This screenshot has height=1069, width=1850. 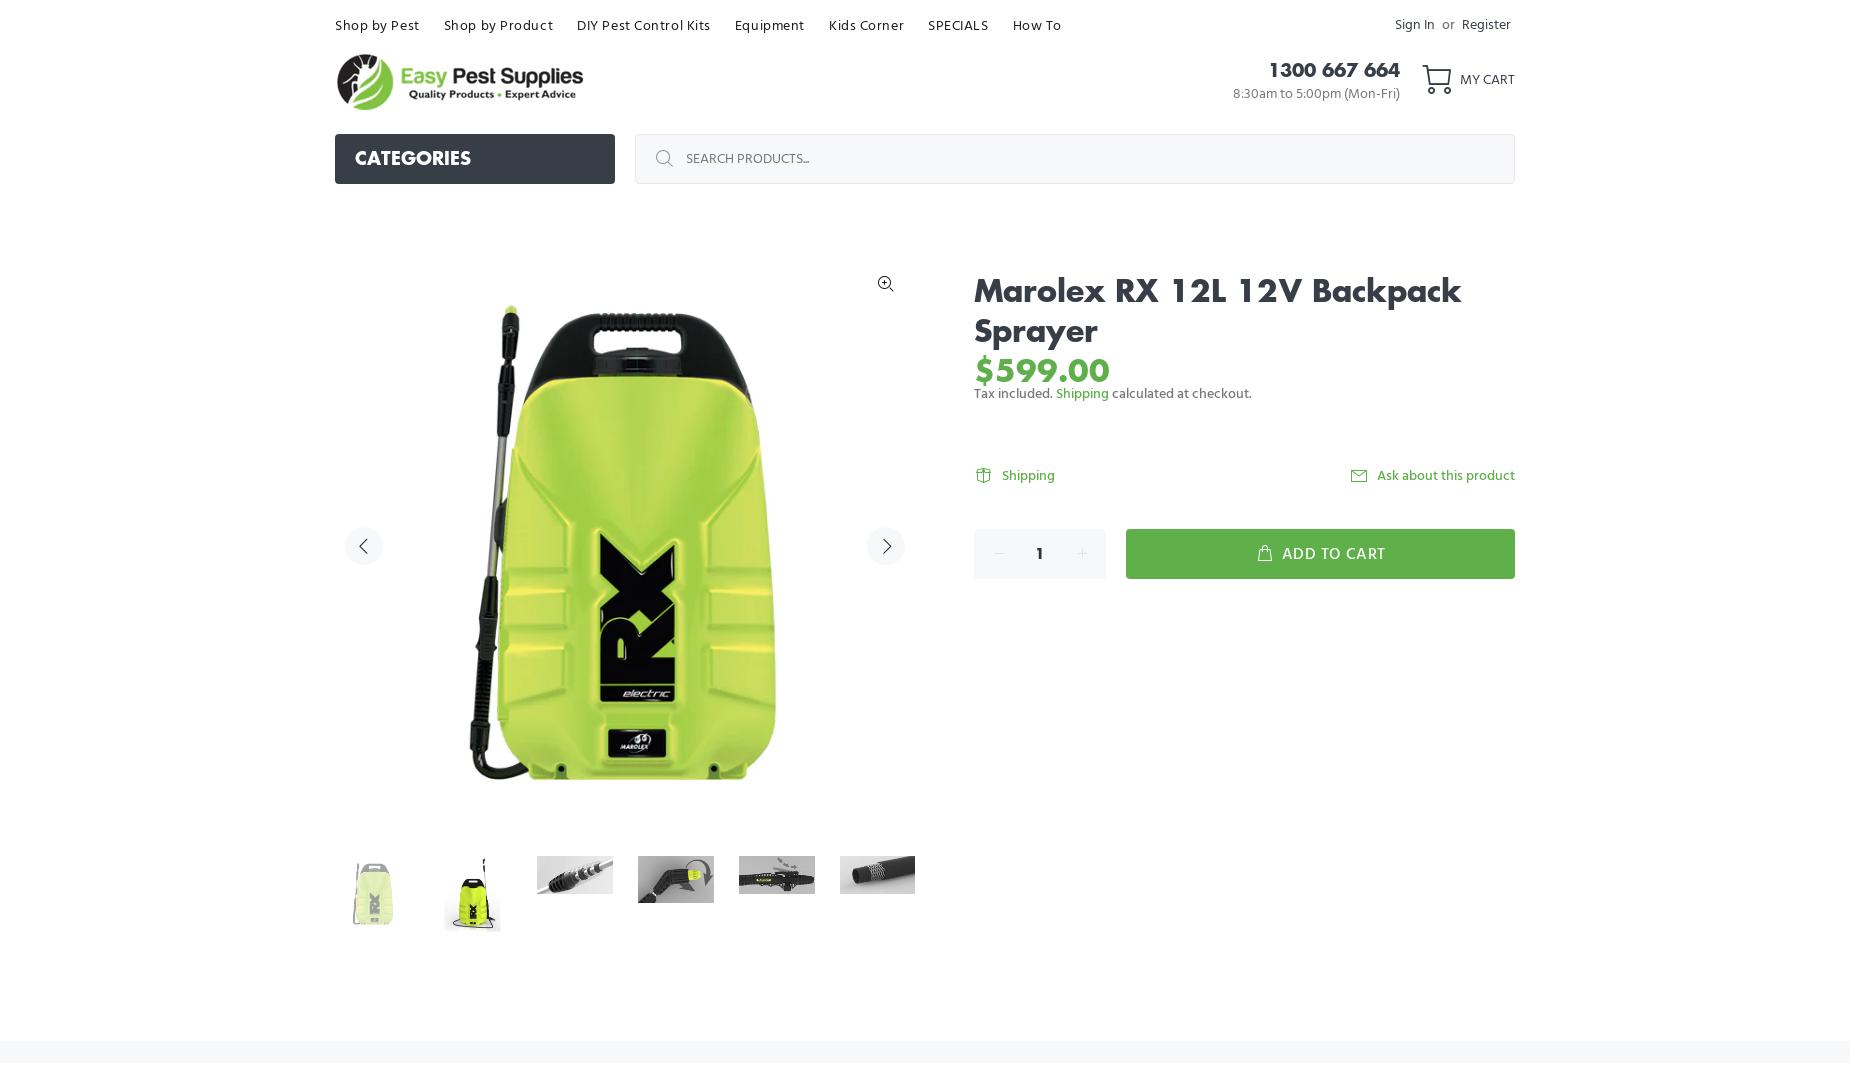 I want to click on 'Register', so click(x=1486, y=24).